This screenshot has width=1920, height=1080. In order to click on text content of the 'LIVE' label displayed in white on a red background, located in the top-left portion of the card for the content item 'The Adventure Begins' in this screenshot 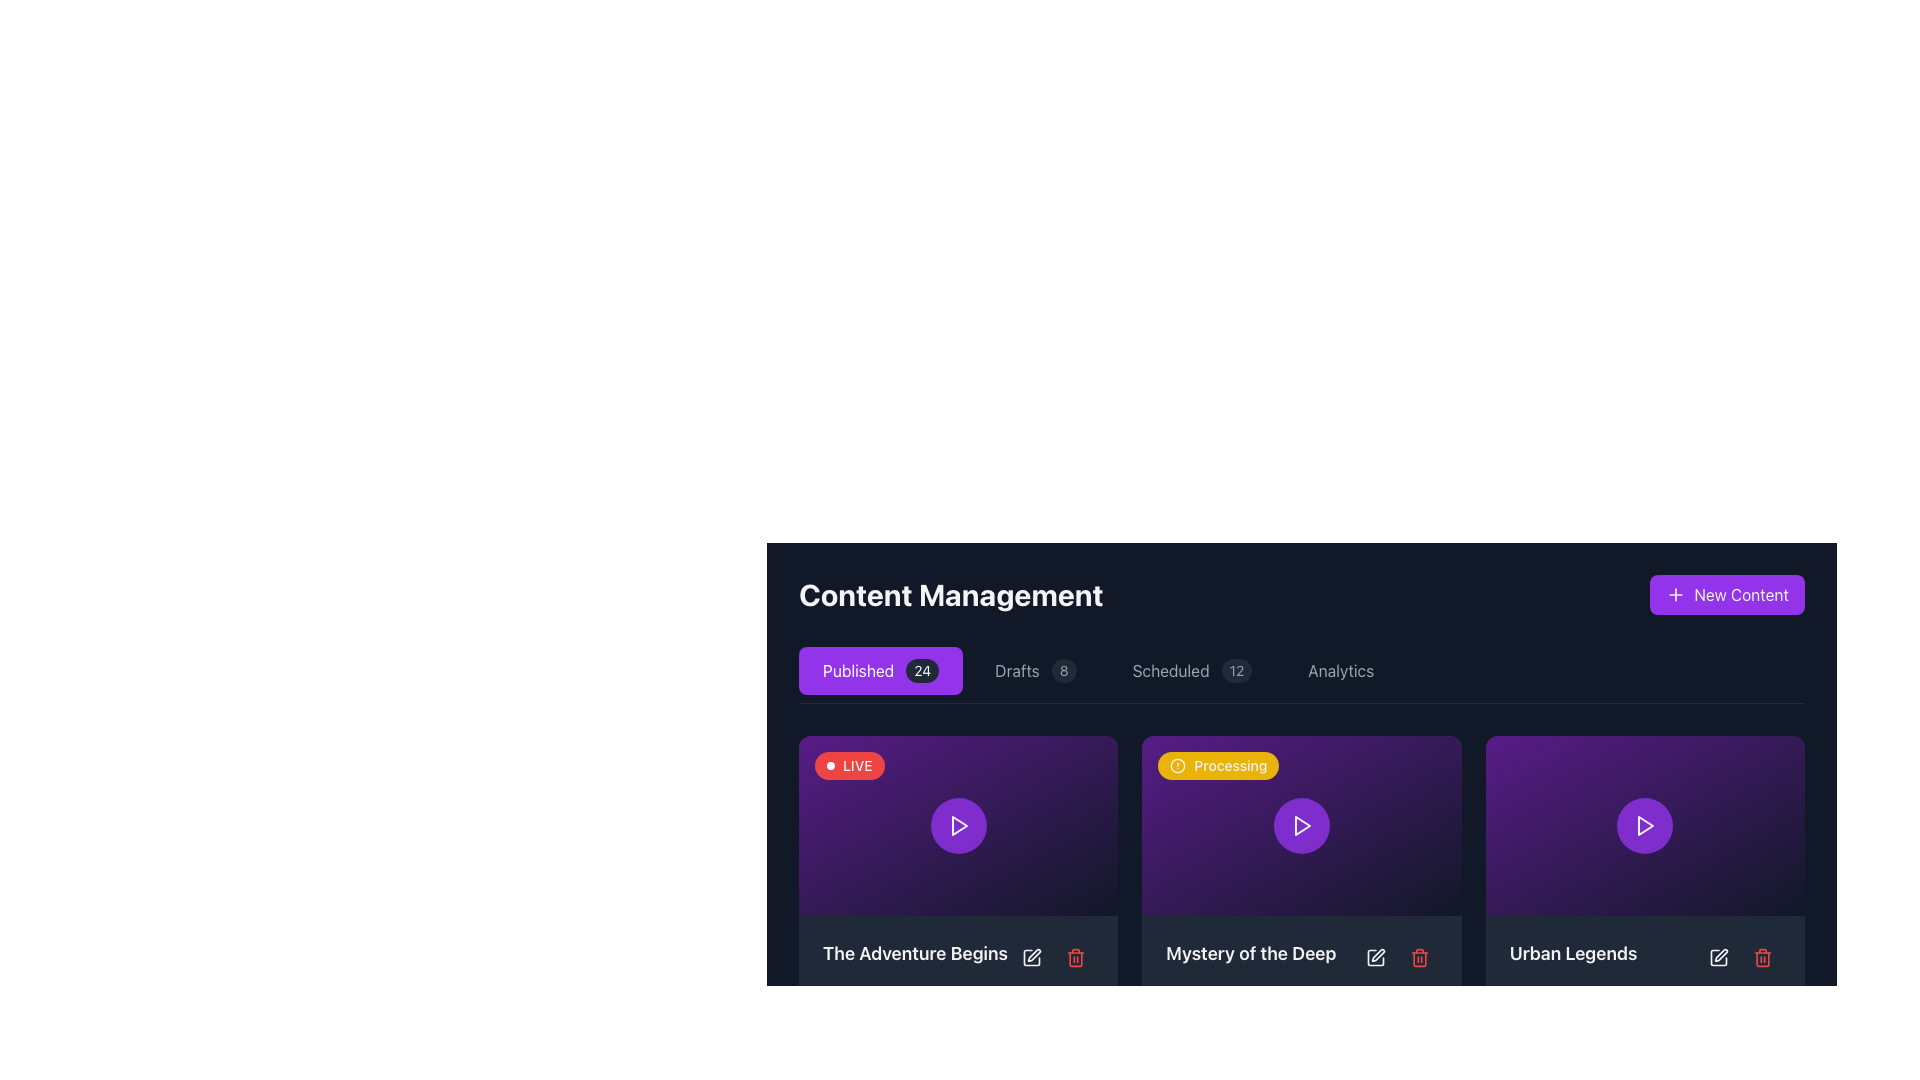, I will do `click(857, 765)`.